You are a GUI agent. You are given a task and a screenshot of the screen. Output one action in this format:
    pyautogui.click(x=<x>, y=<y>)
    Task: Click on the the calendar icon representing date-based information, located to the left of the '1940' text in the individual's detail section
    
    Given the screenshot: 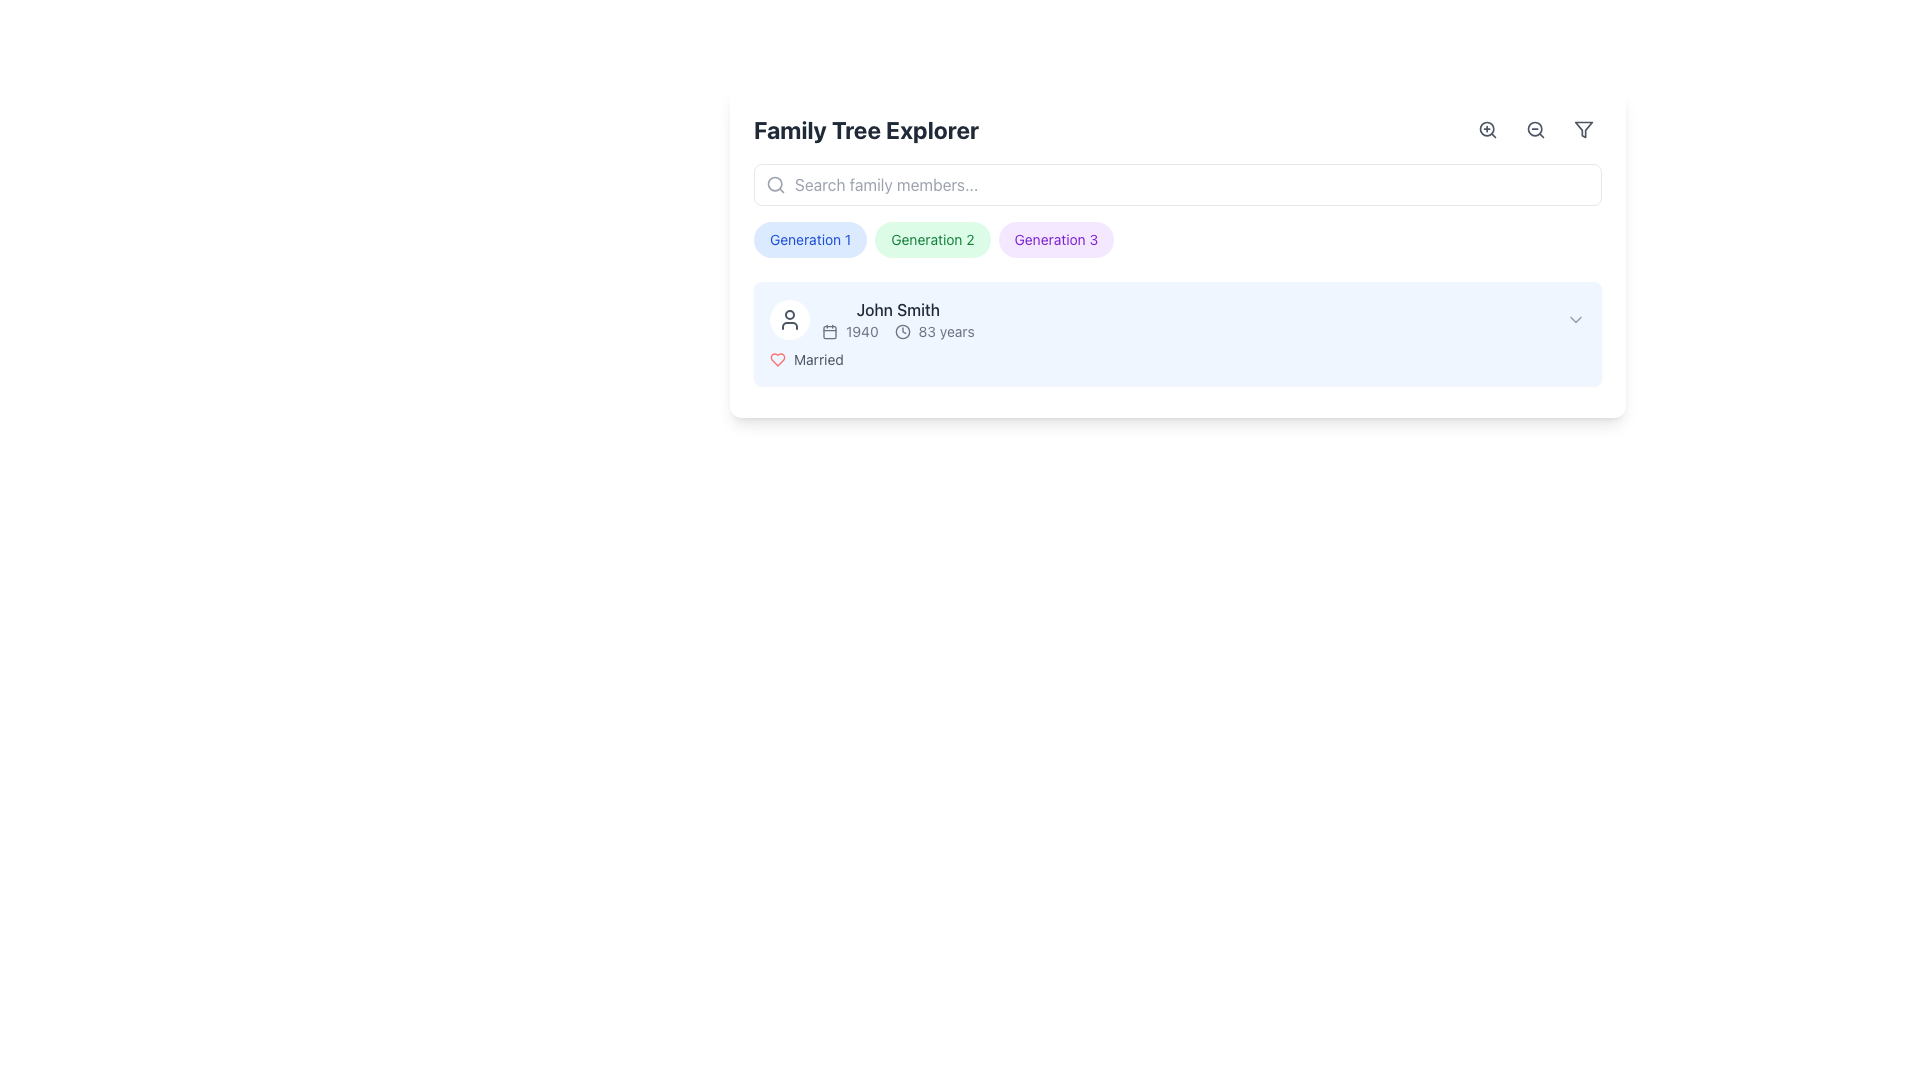 What is the action you would take?
    pyautogui.click(x=830, y=330)
    